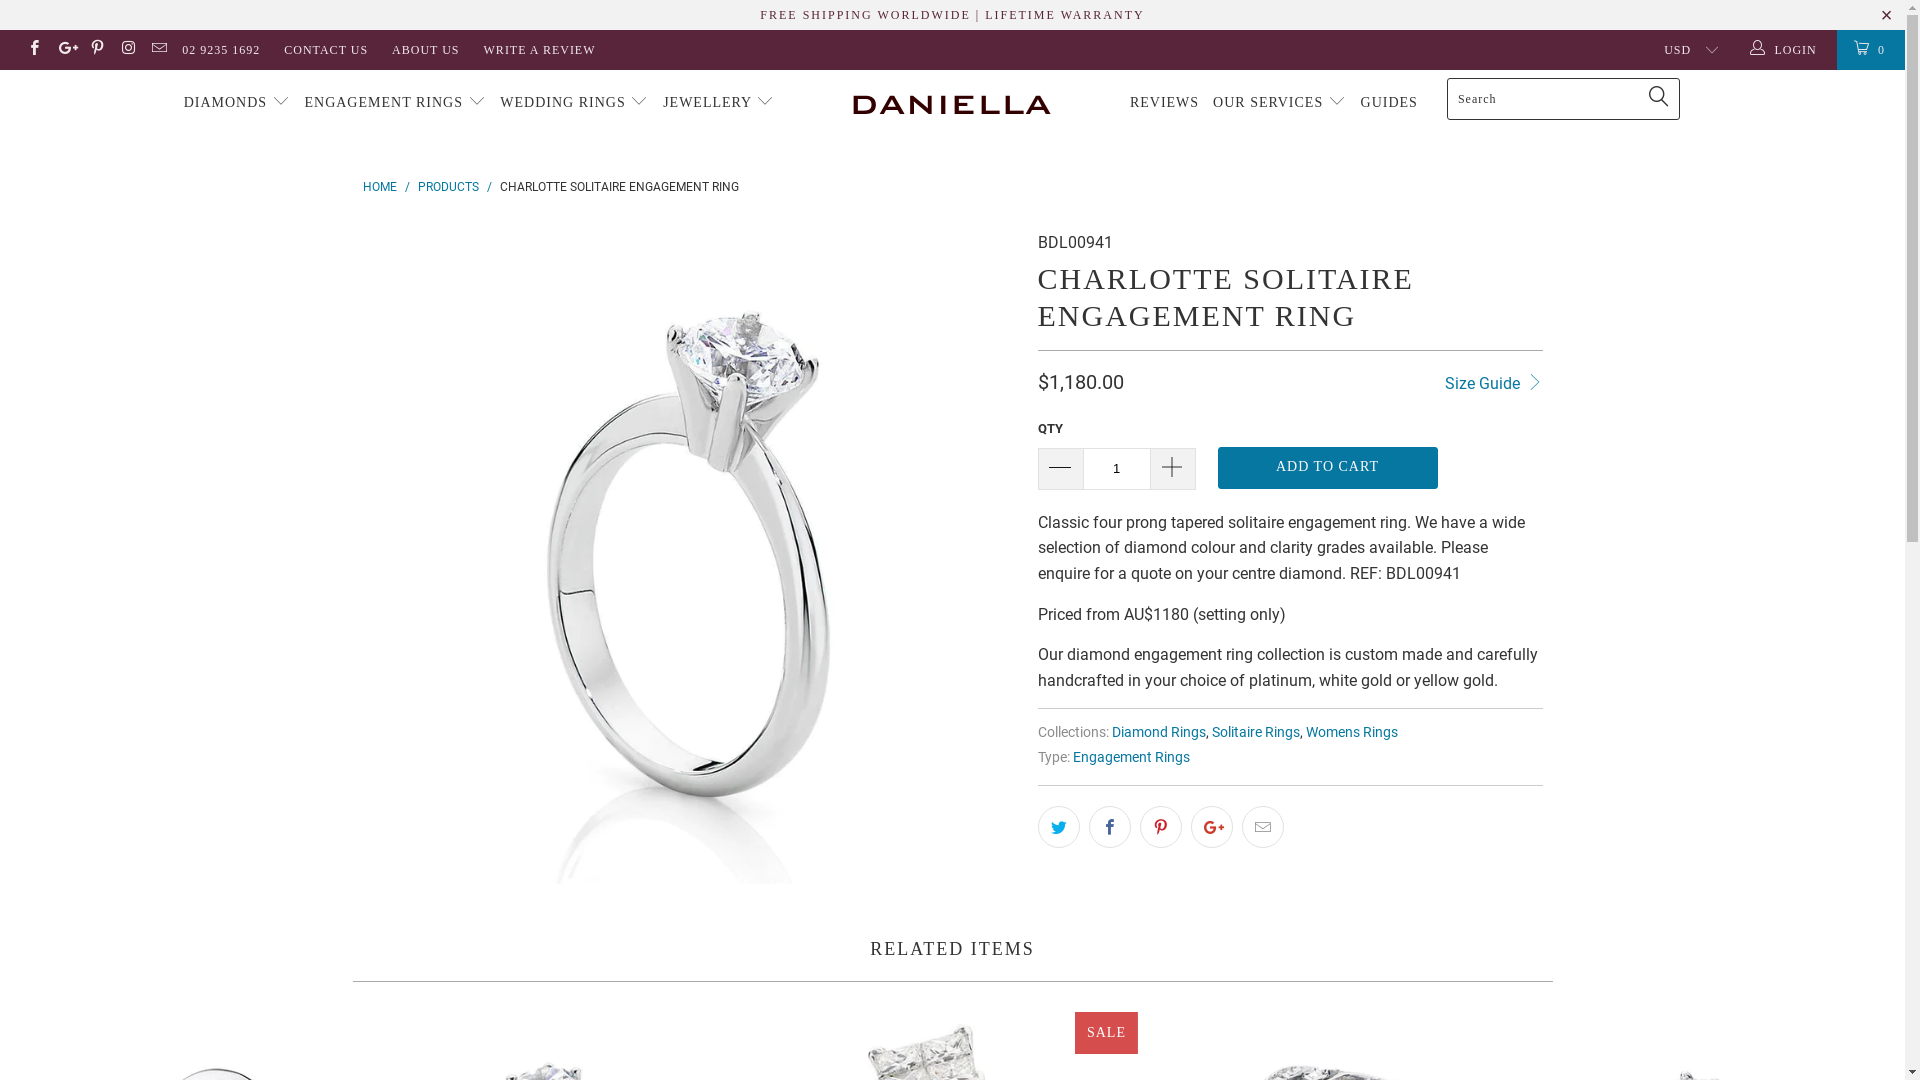 Image resolution: width=1920 pixels, height=1080 pixels. What do you see at coordinates (1261, 826) in the screenshot?
I see `'Email this to a friend'` at bounding box center [1261, 826].